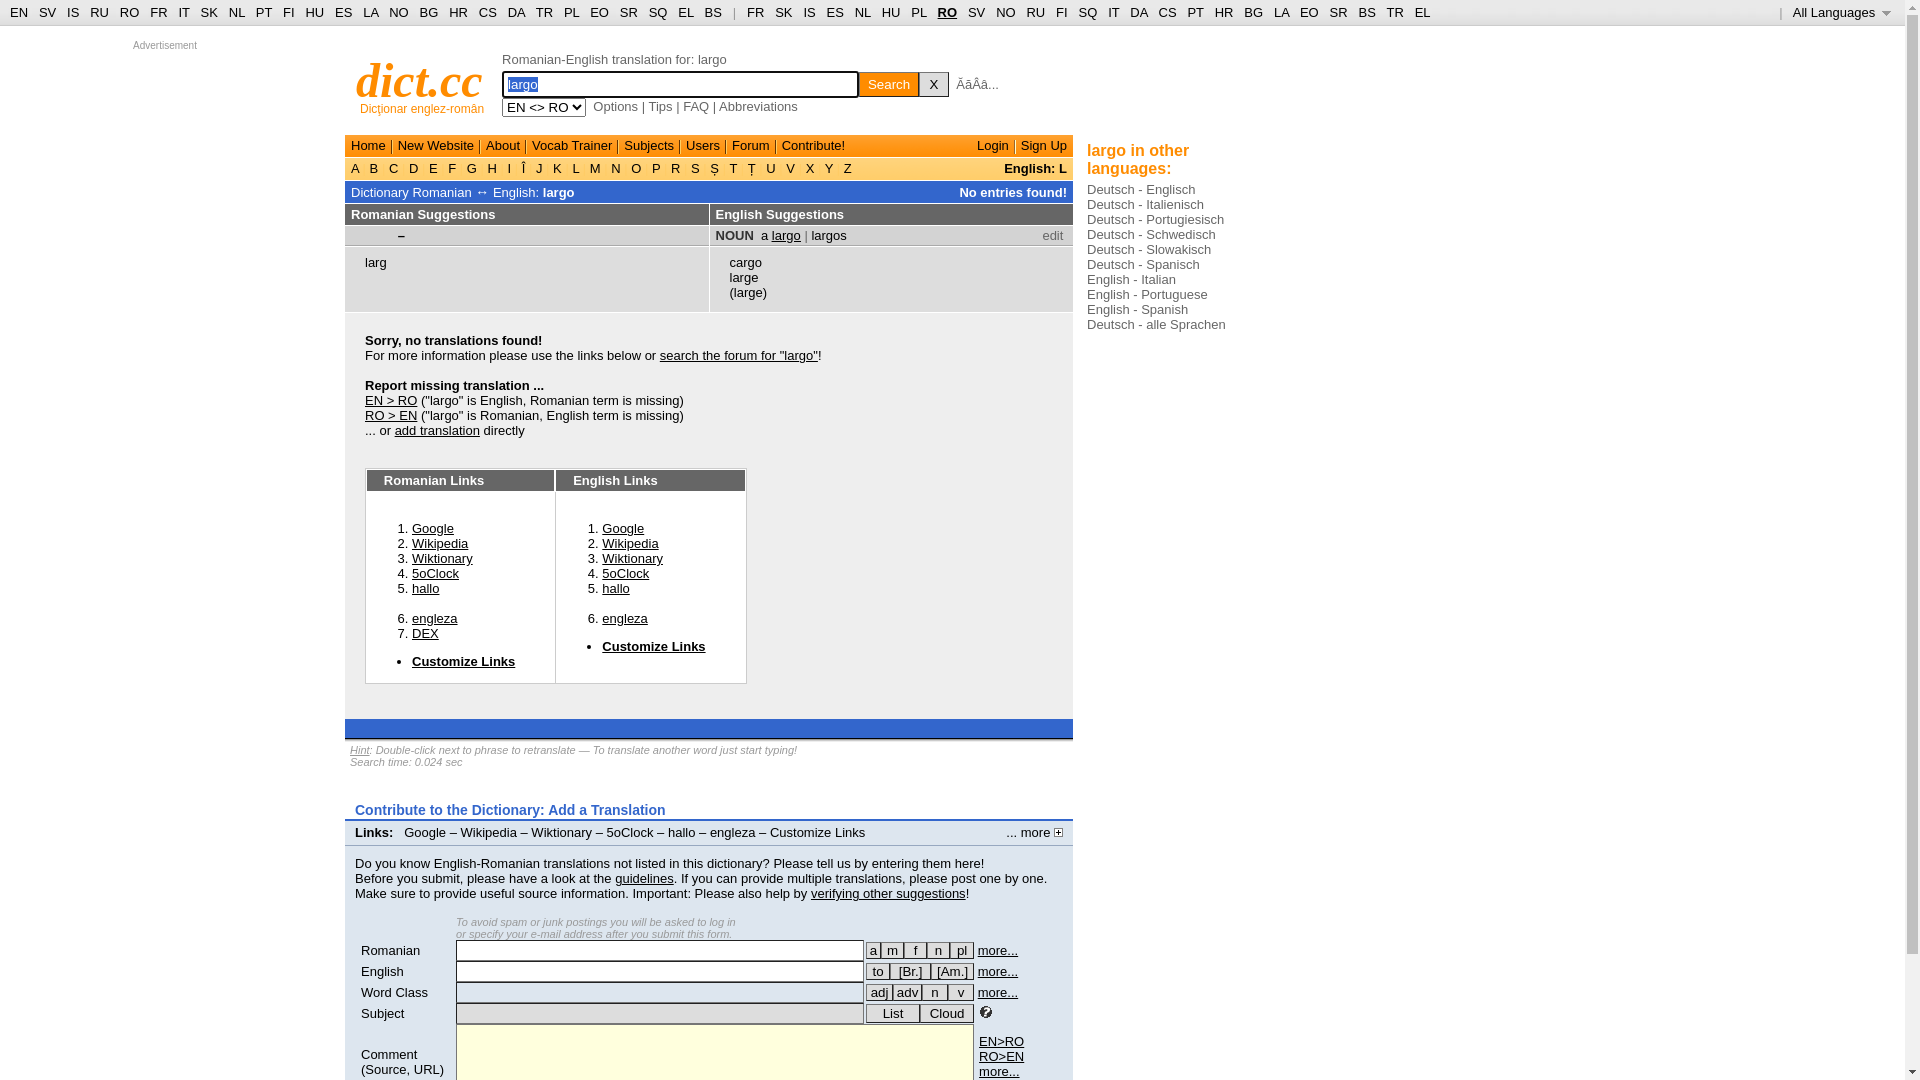 This screenshot has width=1920, height=1080. Describe the element at coordinates (1131, 279) in the screenshot. I see `'English - Italian'` at that location.